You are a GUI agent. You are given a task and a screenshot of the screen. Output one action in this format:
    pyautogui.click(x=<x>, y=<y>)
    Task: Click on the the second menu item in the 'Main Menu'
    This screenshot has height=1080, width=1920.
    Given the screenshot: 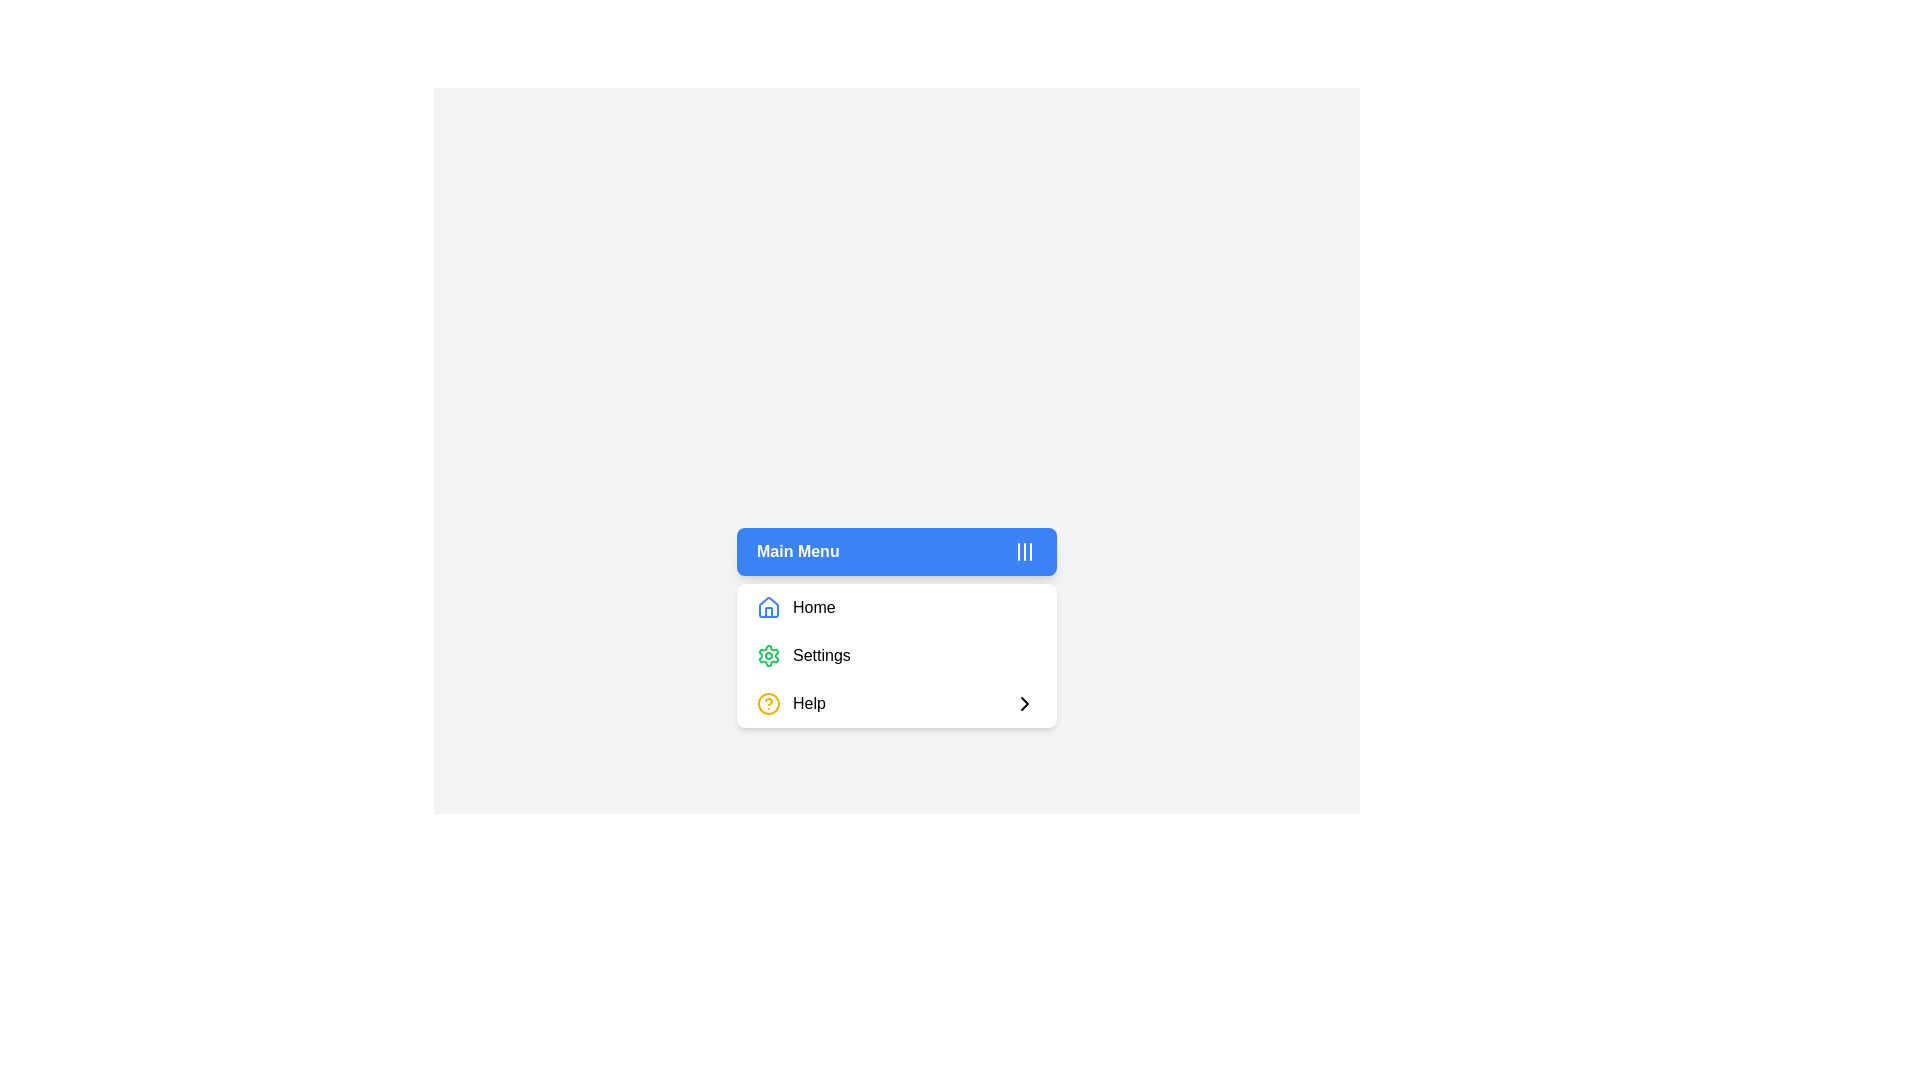 What is the action you would take?
    pyautogui.click(x=896, y=655)
    